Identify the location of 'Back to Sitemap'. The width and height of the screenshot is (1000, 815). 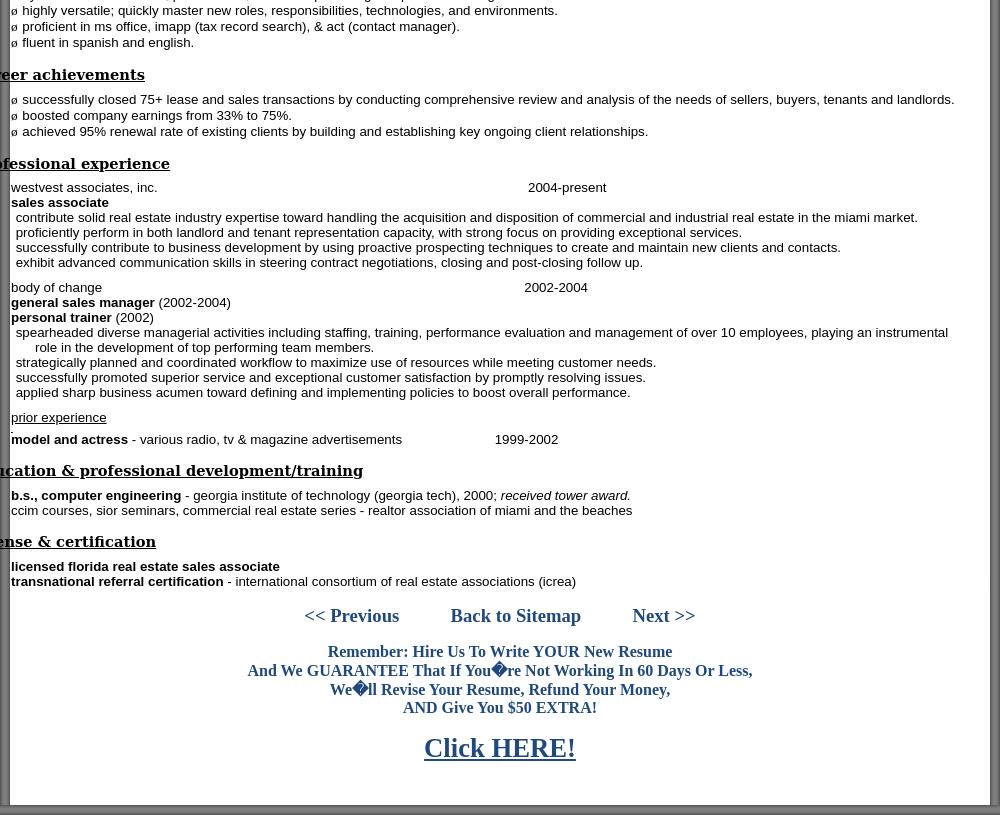
(515, 614).